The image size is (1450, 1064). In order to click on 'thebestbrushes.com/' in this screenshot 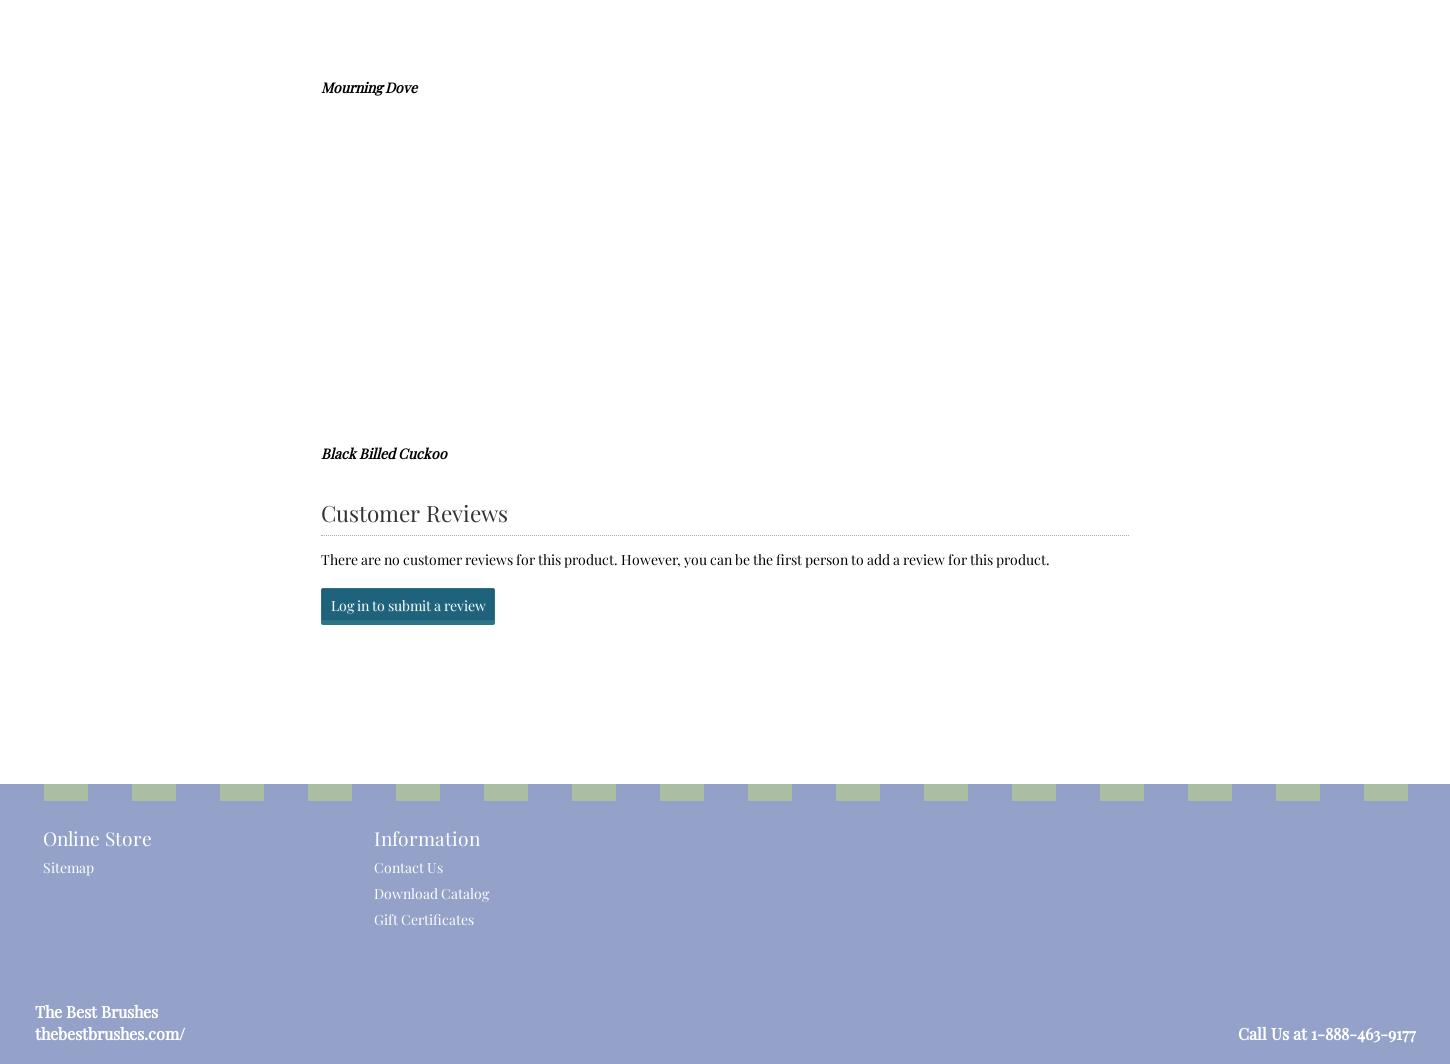, I will do `click(109, 1032)`.